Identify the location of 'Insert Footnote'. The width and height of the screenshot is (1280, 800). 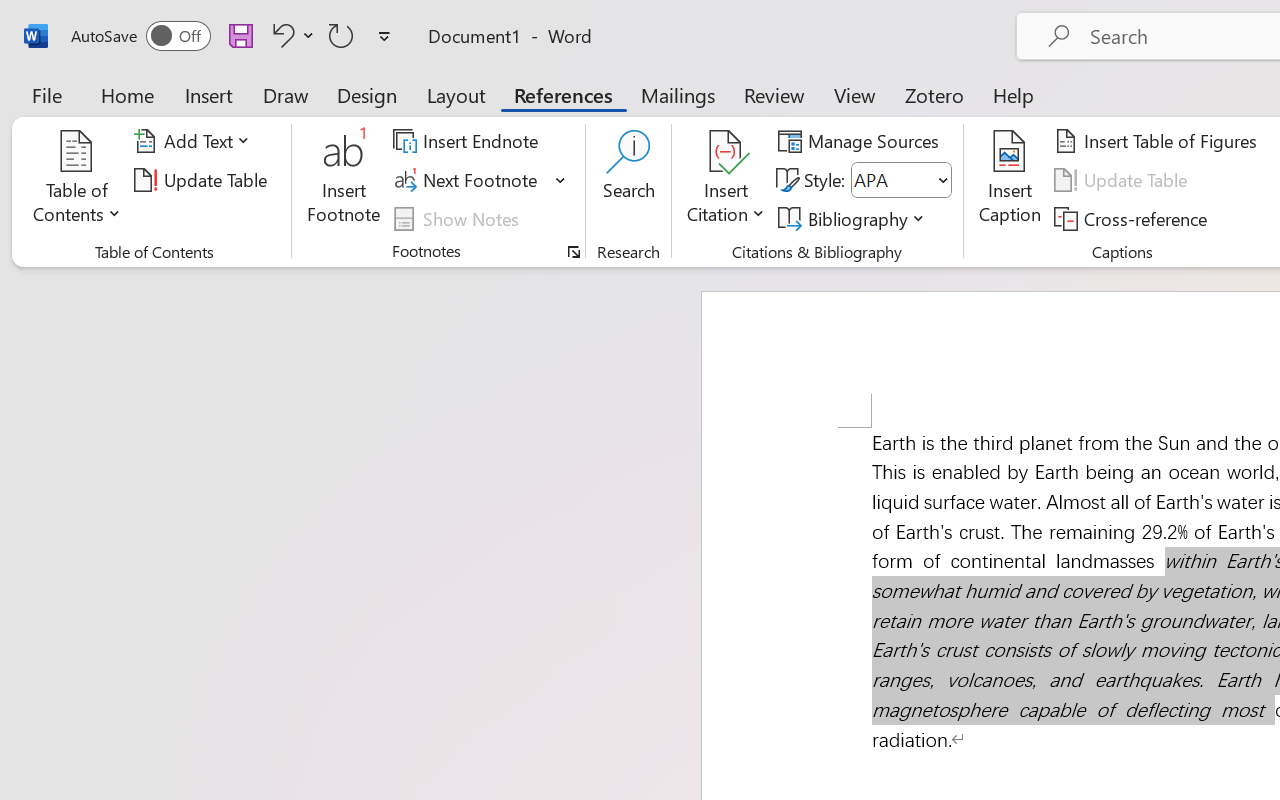
(344, 179).